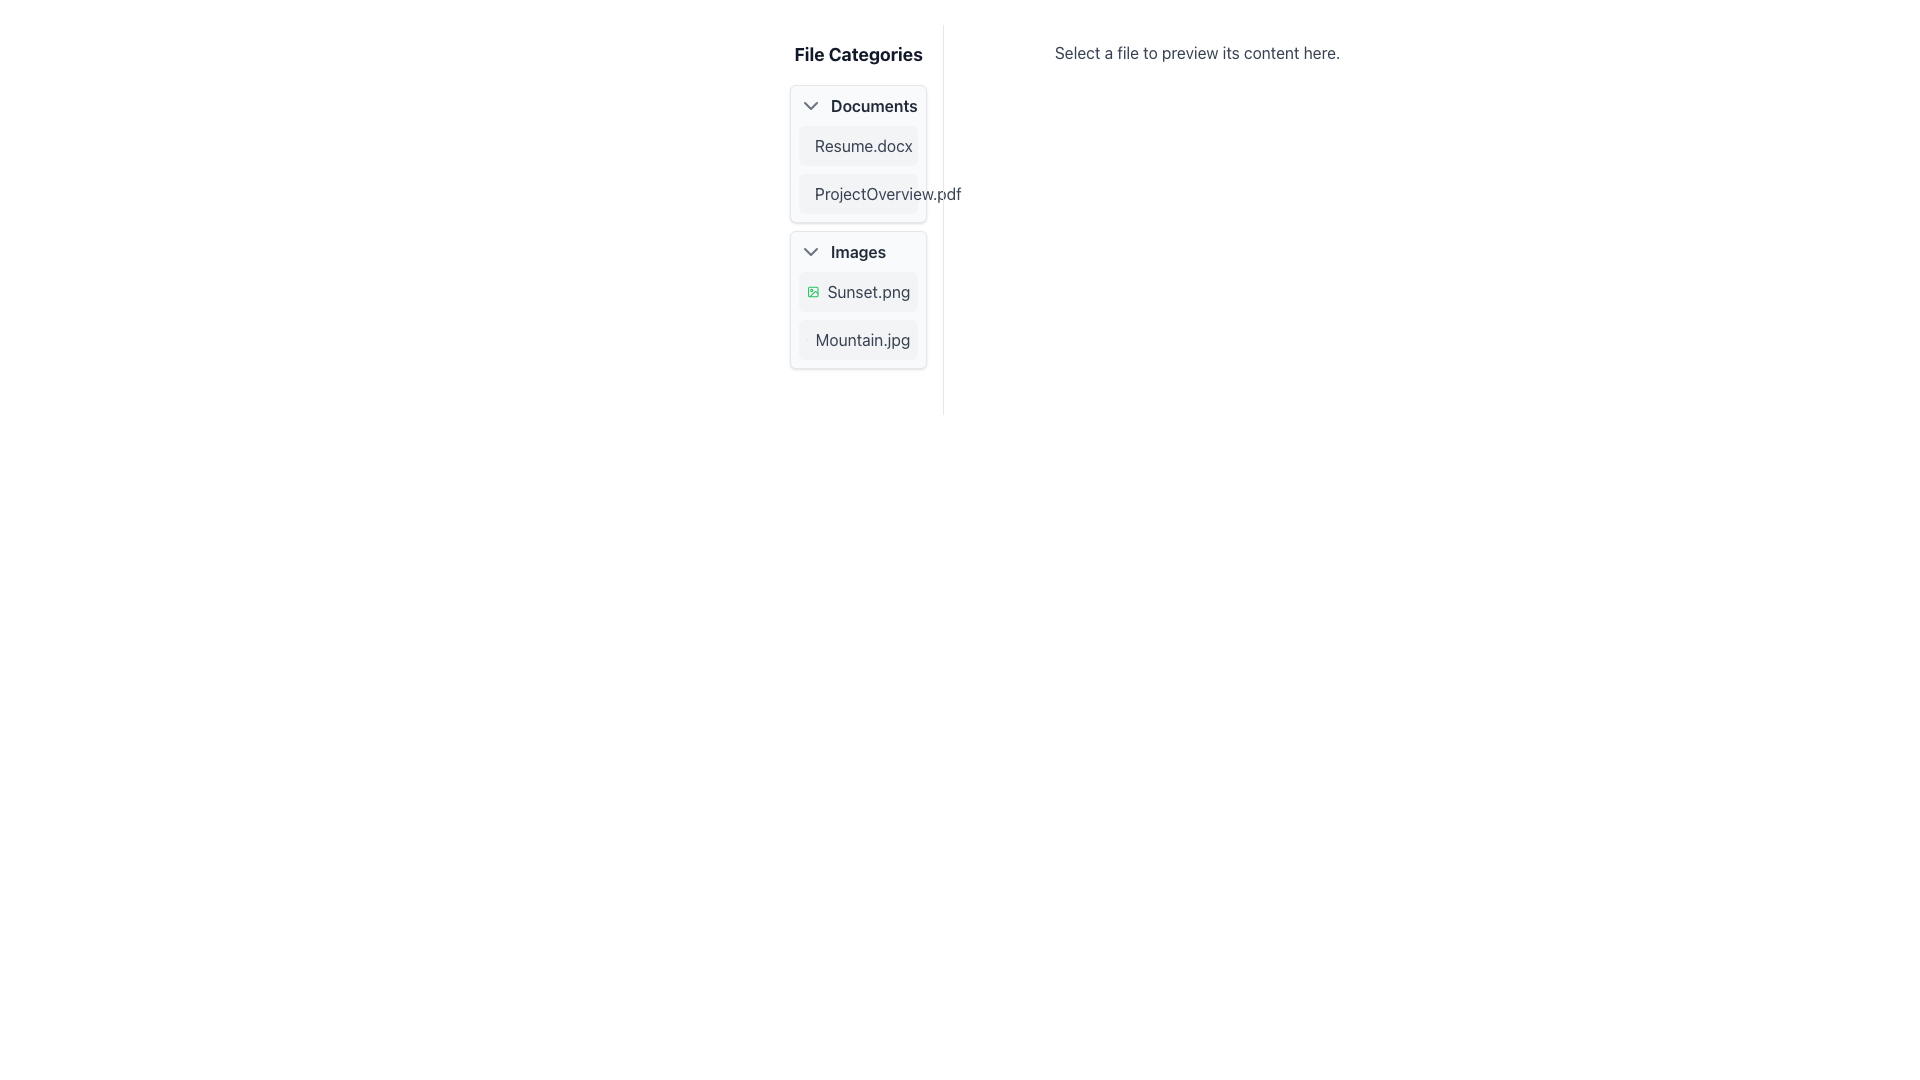  Describe the element at coordinates (858, 105) in the screenshot. I see `the 'Documents' Collapsible Section Header` at that location.